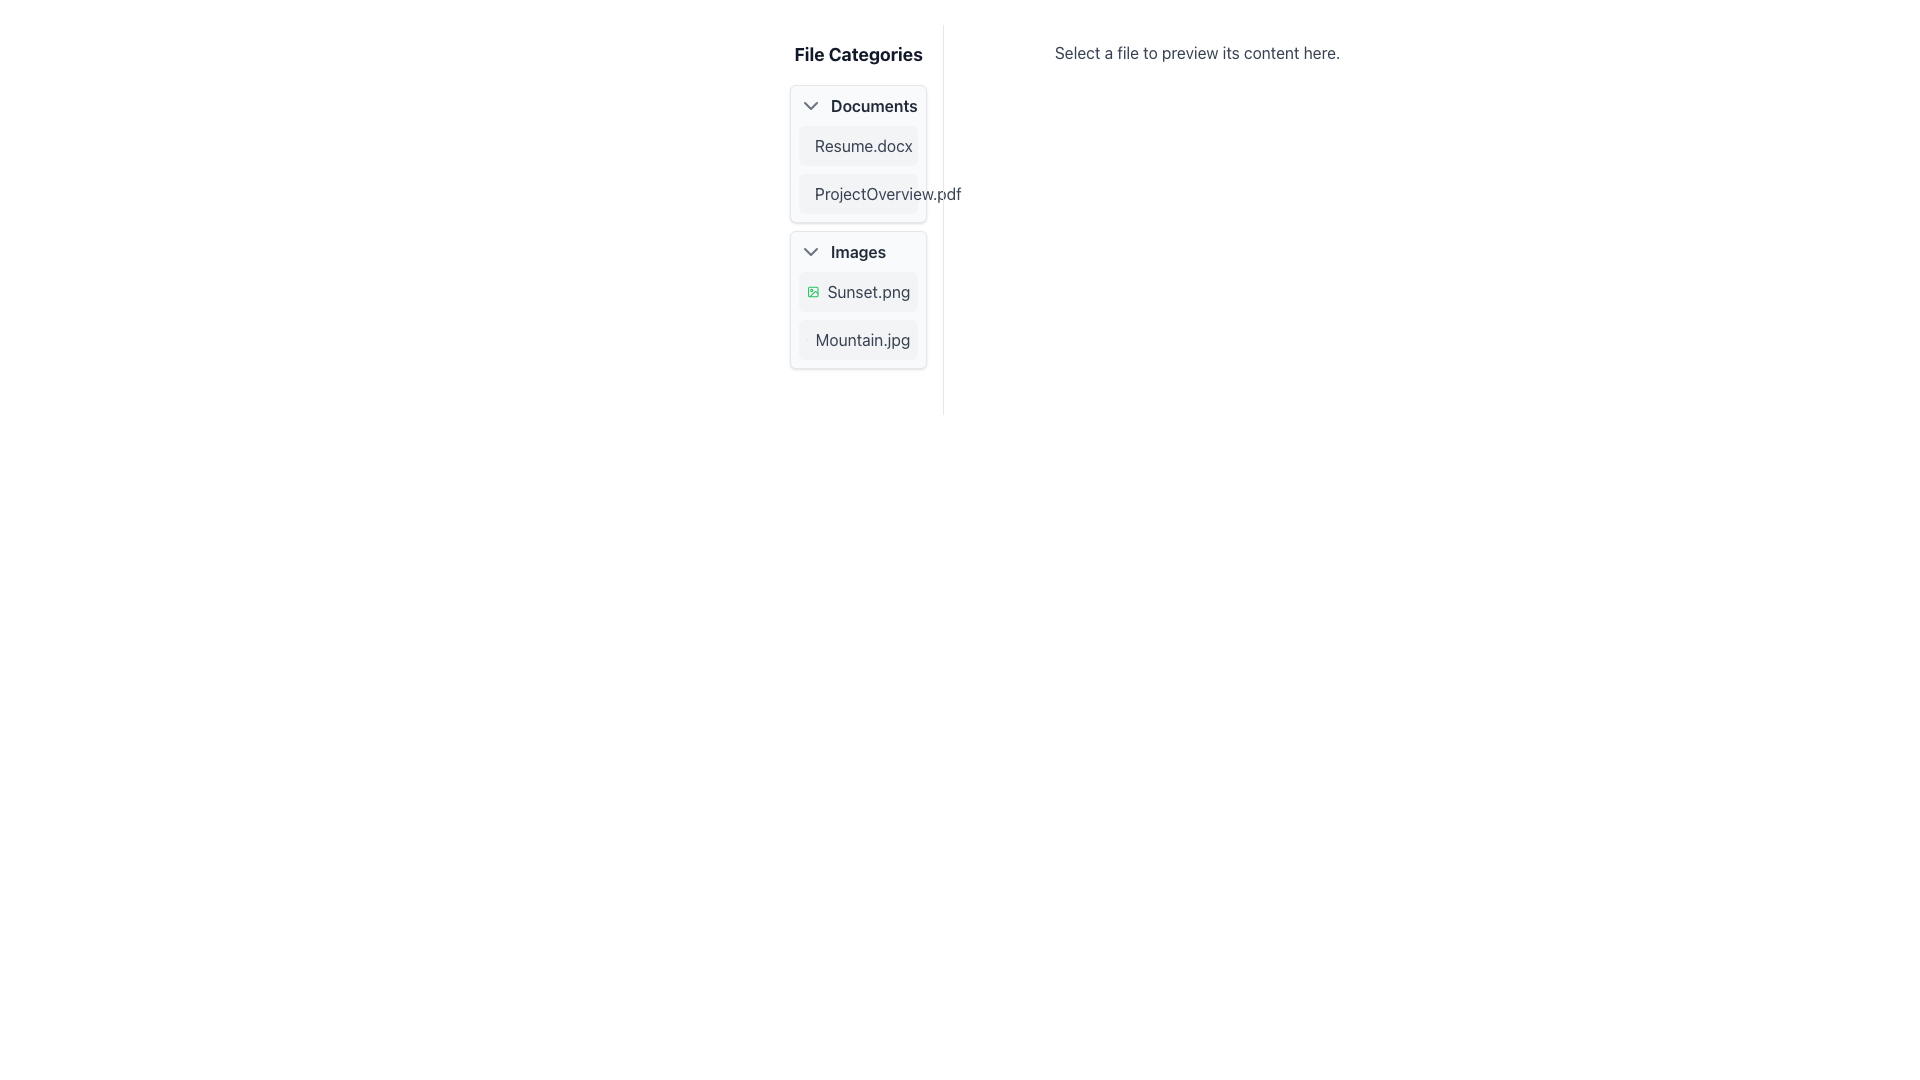  Describe the element at coordinates (858, 105) in the screenshot. I see `the 'Documents' Collapsible Section Header` at that location.